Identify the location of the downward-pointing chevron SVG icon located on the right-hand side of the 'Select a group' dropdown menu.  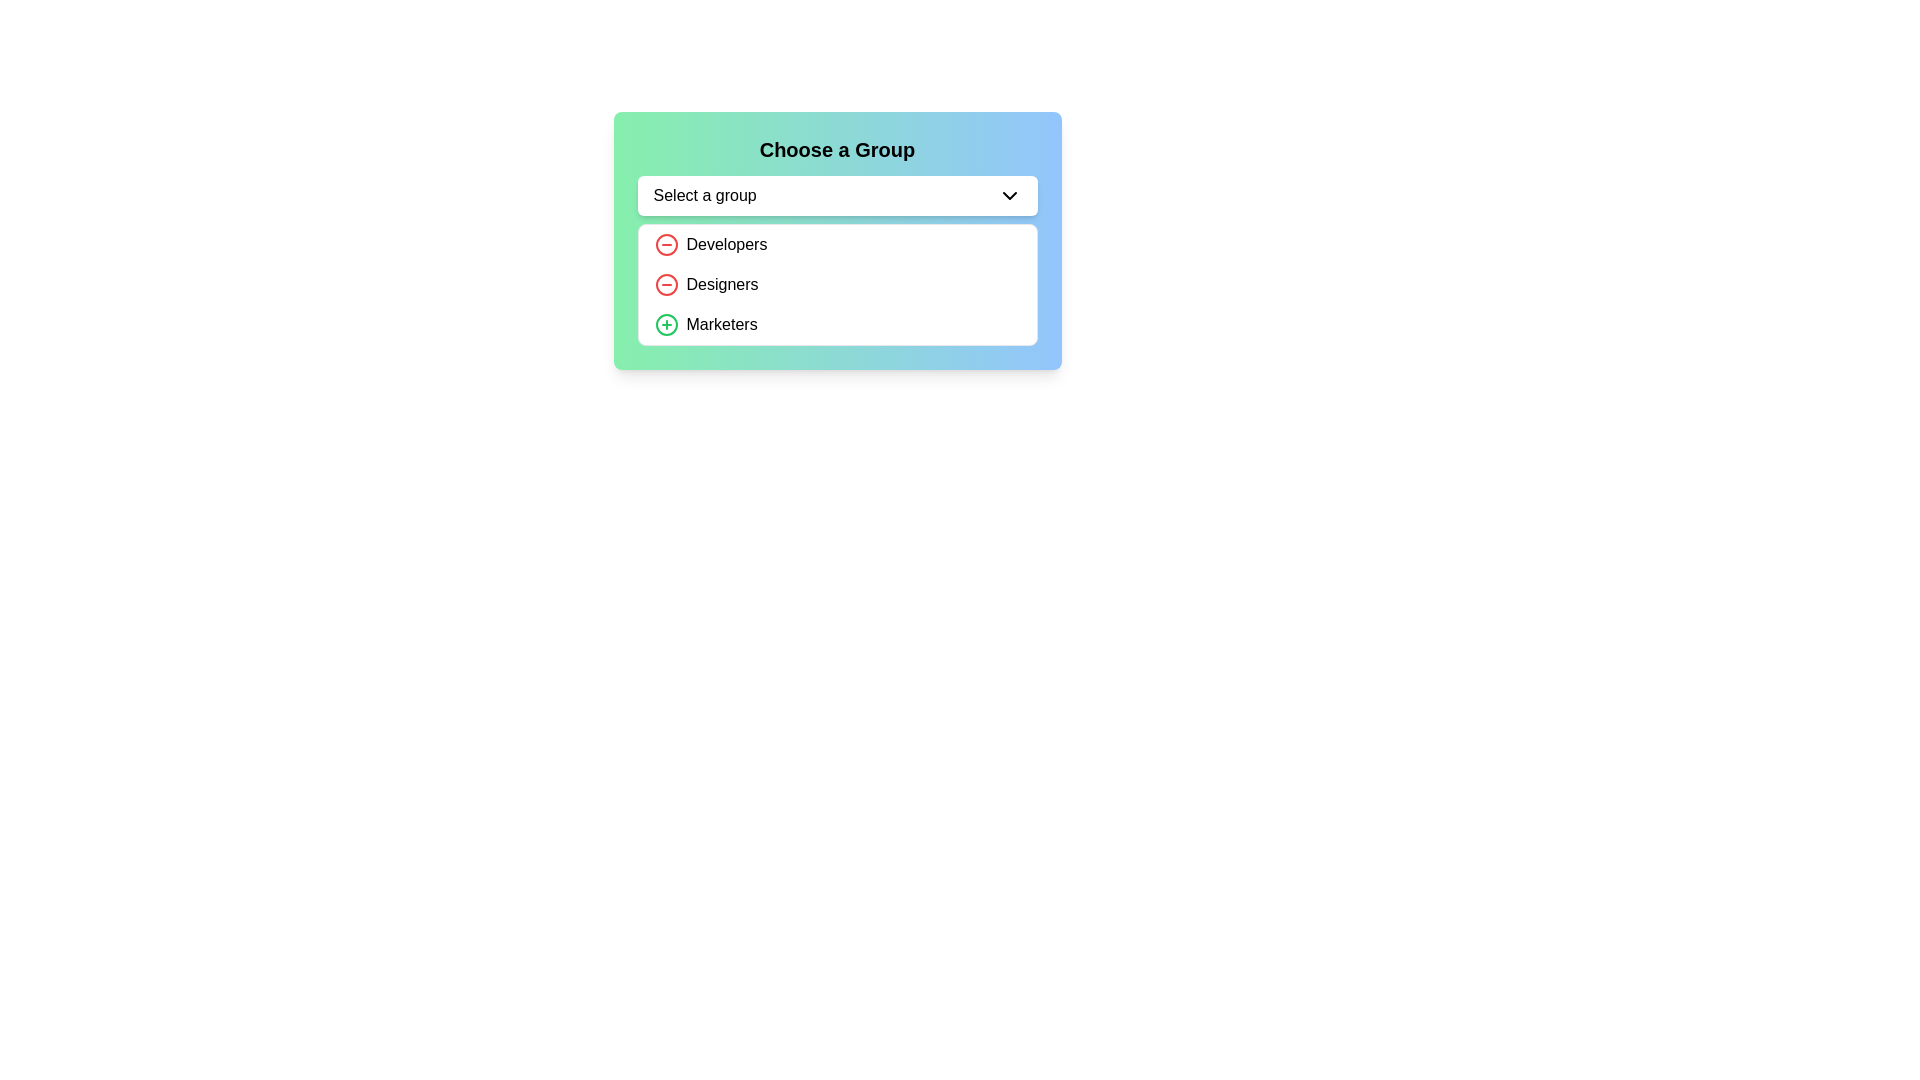
(1009, 196).